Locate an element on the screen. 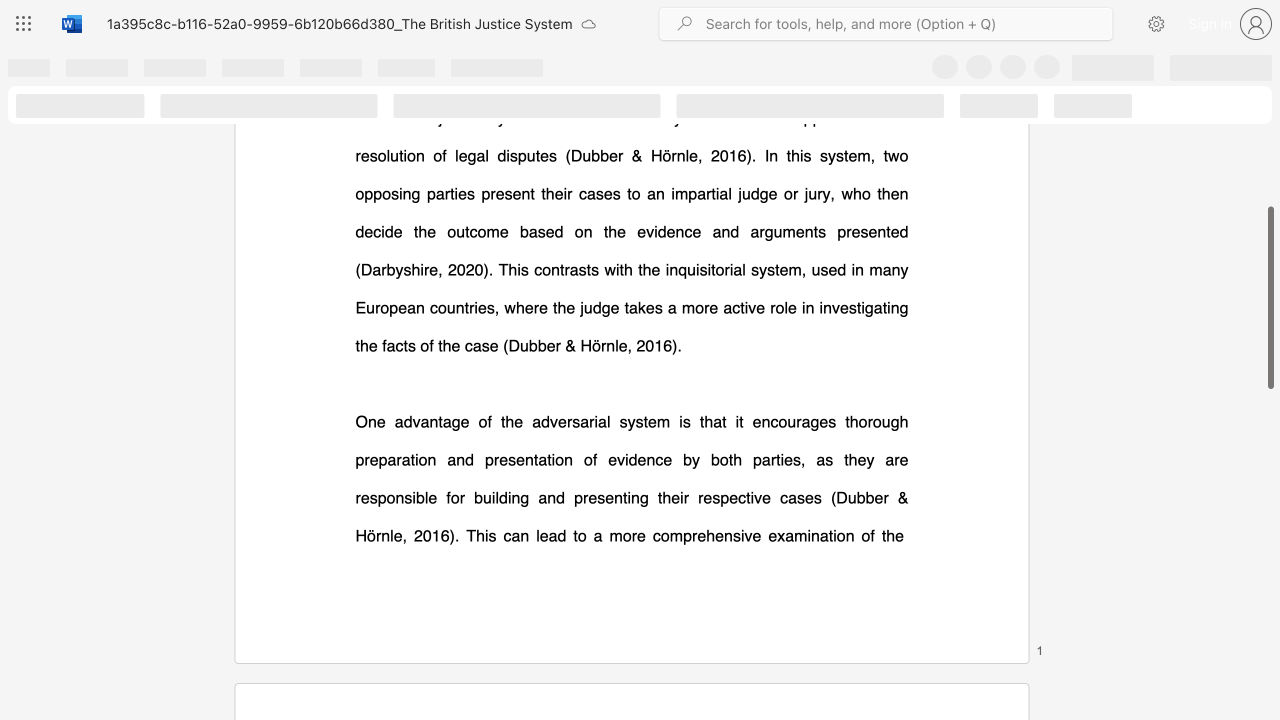 The width and height of the screenshot is (1280, 720). the subset text "tion of evidence by both parti" within the text "One advantage of the adversarial system is that it encourages thorough preparation and presentation of evidence by both parties, as they are responsible for building and presenting their respective cases" is located at coordinates (547, 459).